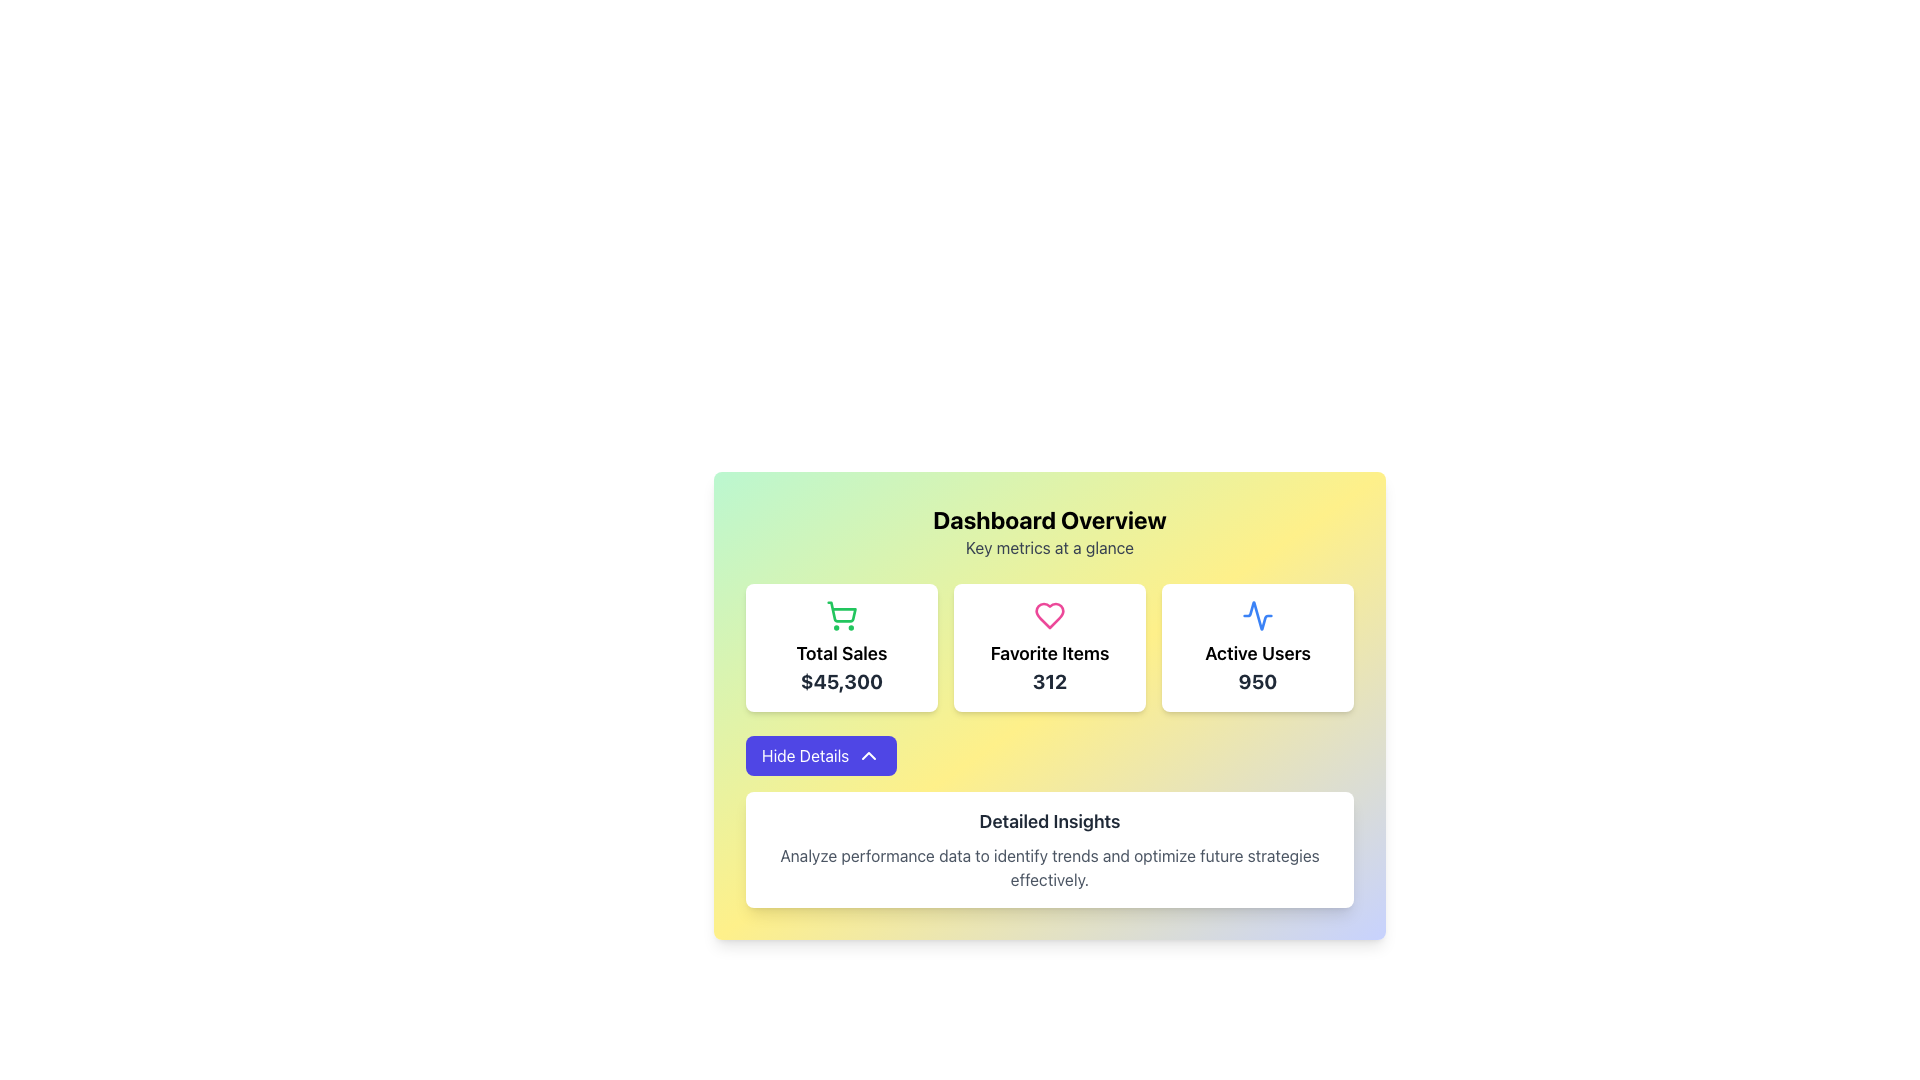 The width and height of the screenshot is (1920, 1080). What do you see at coordinates (842, 611) in the screenshot?
I see `the shopping or sales icon located in the leftmost white rectangular card labeled 'Total Sales $45,300' in the bottom section of the interface under 'Dashboard Overview'` at bounding box center [842, 611].